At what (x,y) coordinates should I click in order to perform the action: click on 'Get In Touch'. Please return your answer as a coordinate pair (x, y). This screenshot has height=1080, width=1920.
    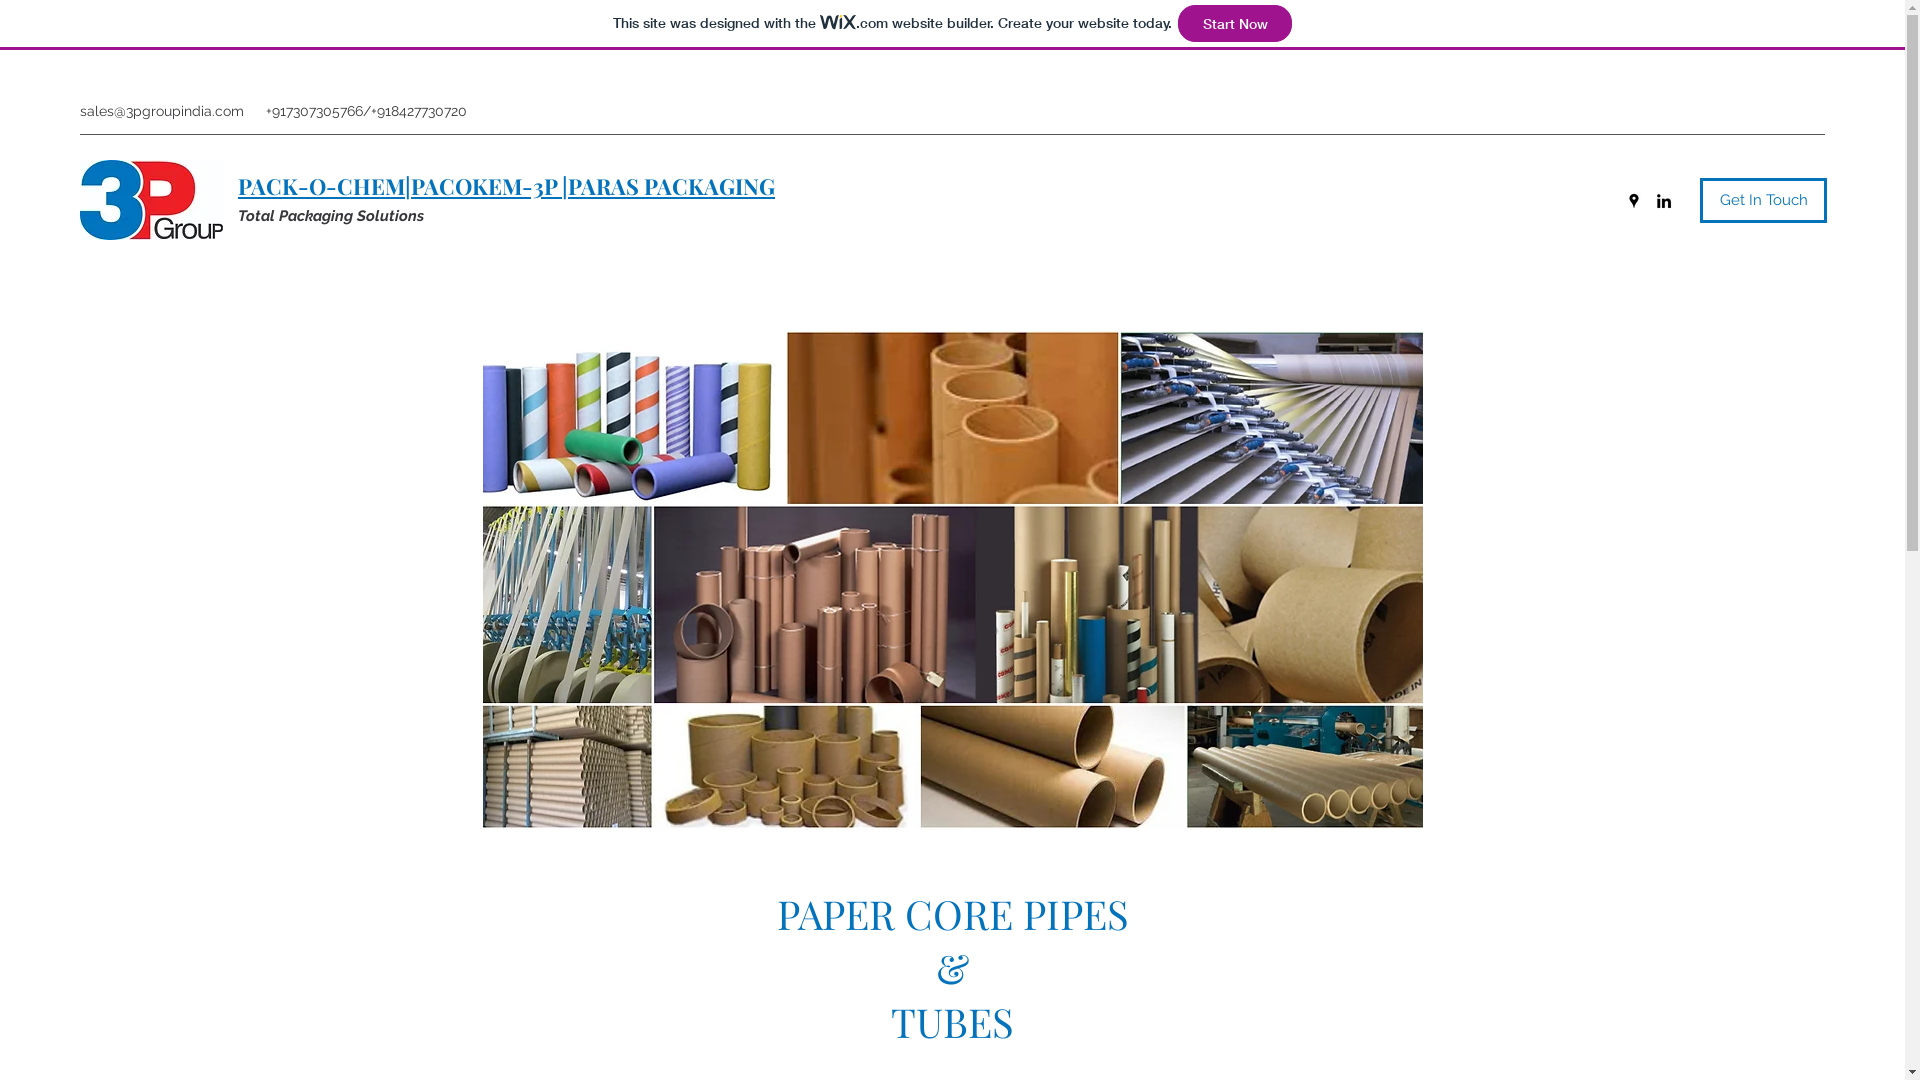
    Looking at the image, I should click on (1763, 200).